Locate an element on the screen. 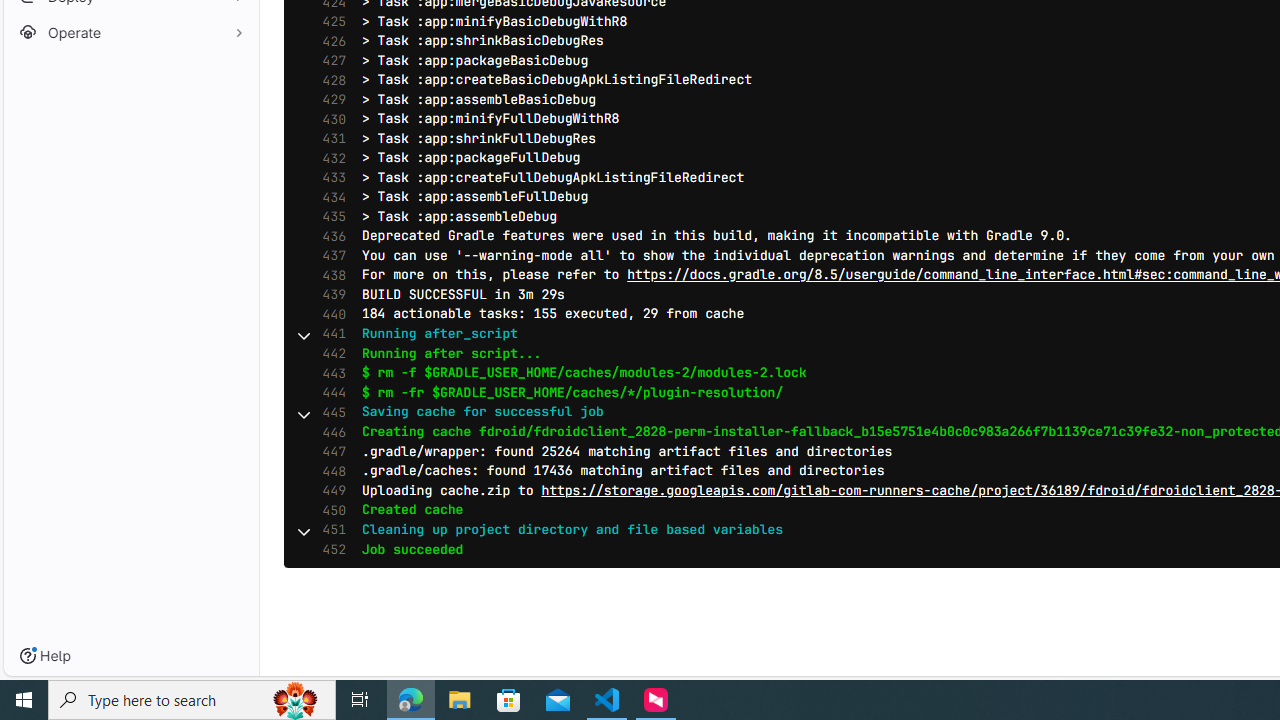  '447' is located at coordinates (329, 452).